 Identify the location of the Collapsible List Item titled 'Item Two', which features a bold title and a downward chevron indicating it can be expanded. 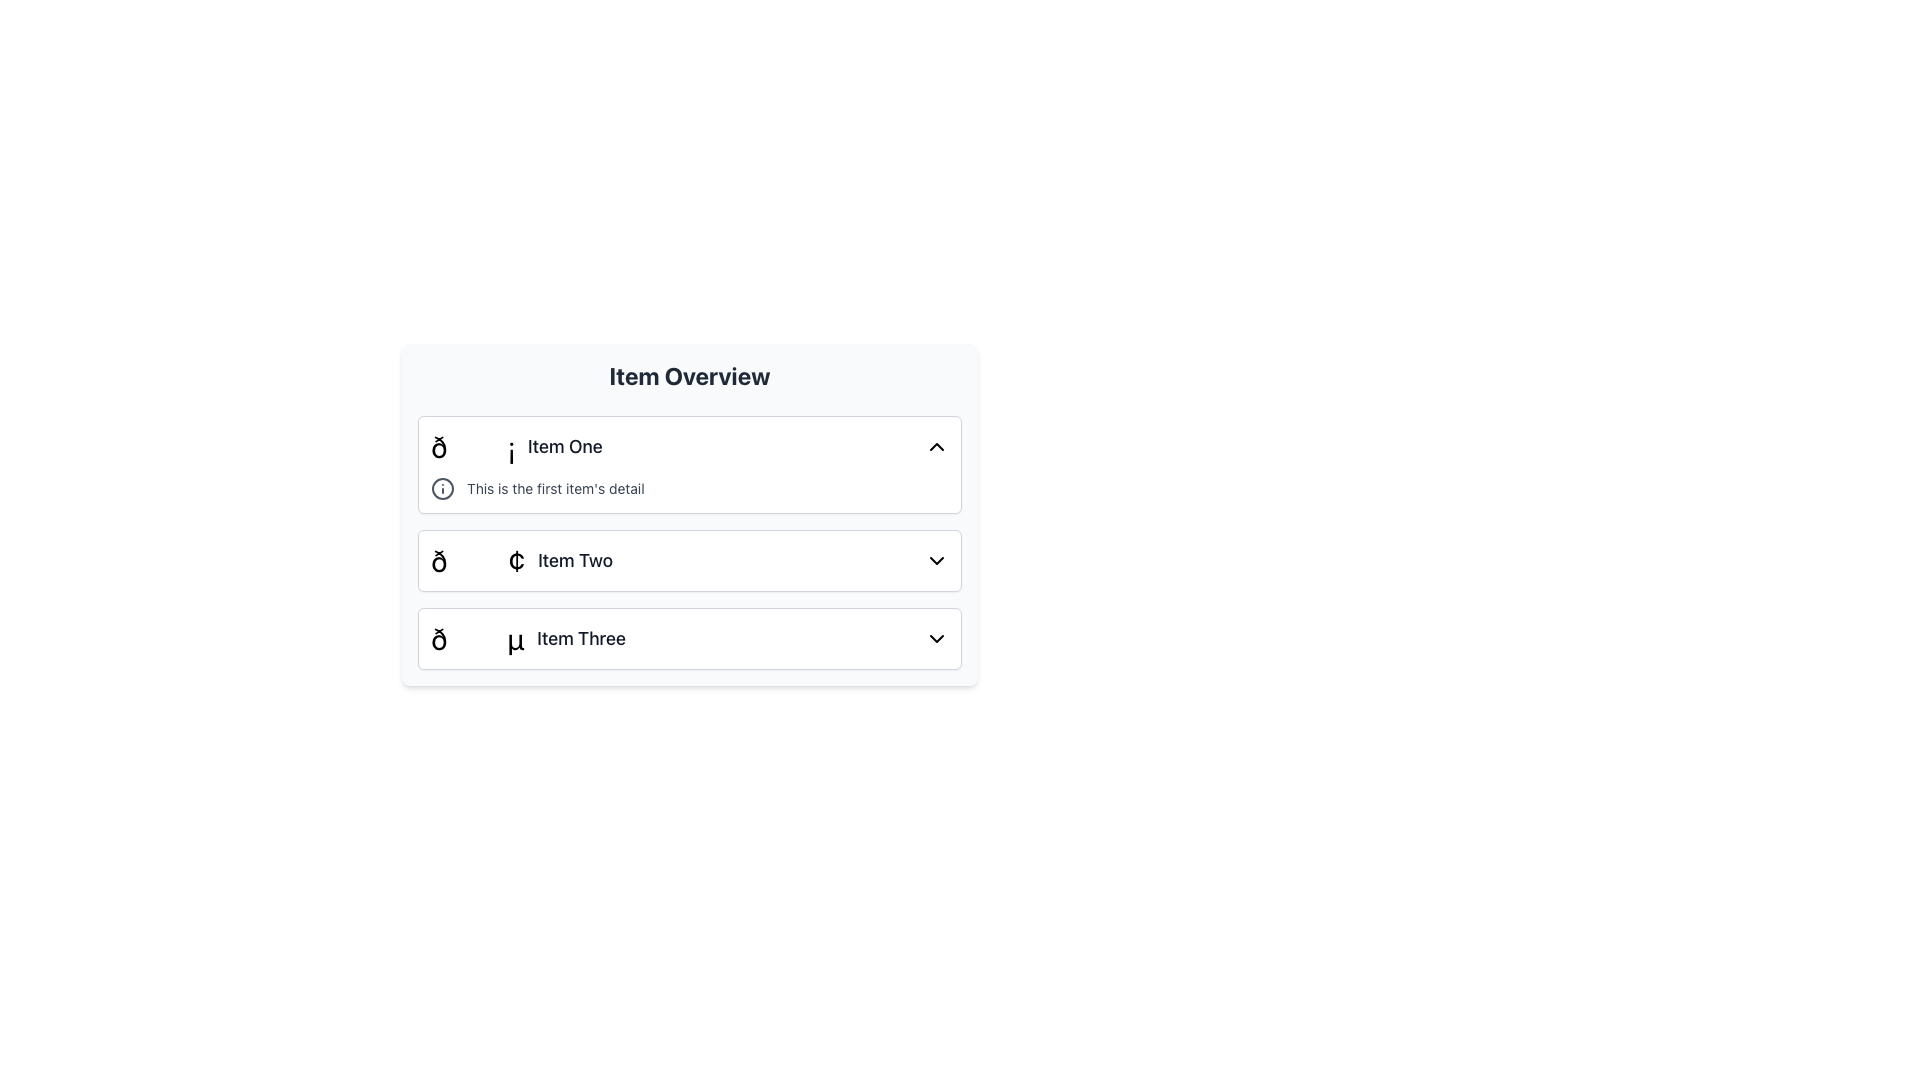
(690, 560).